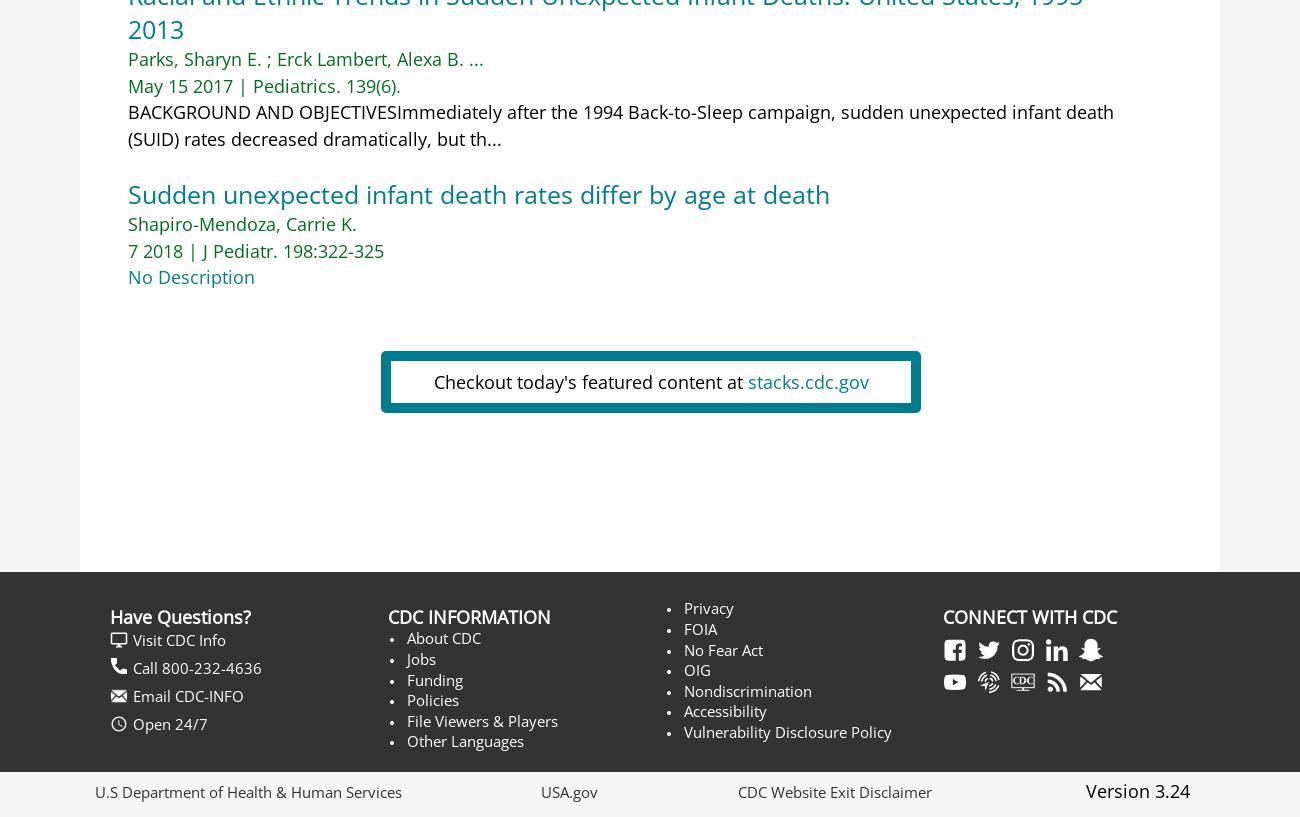 The image size is (1300, 817). I want to click on 'USA.gov', so click(568, 791).